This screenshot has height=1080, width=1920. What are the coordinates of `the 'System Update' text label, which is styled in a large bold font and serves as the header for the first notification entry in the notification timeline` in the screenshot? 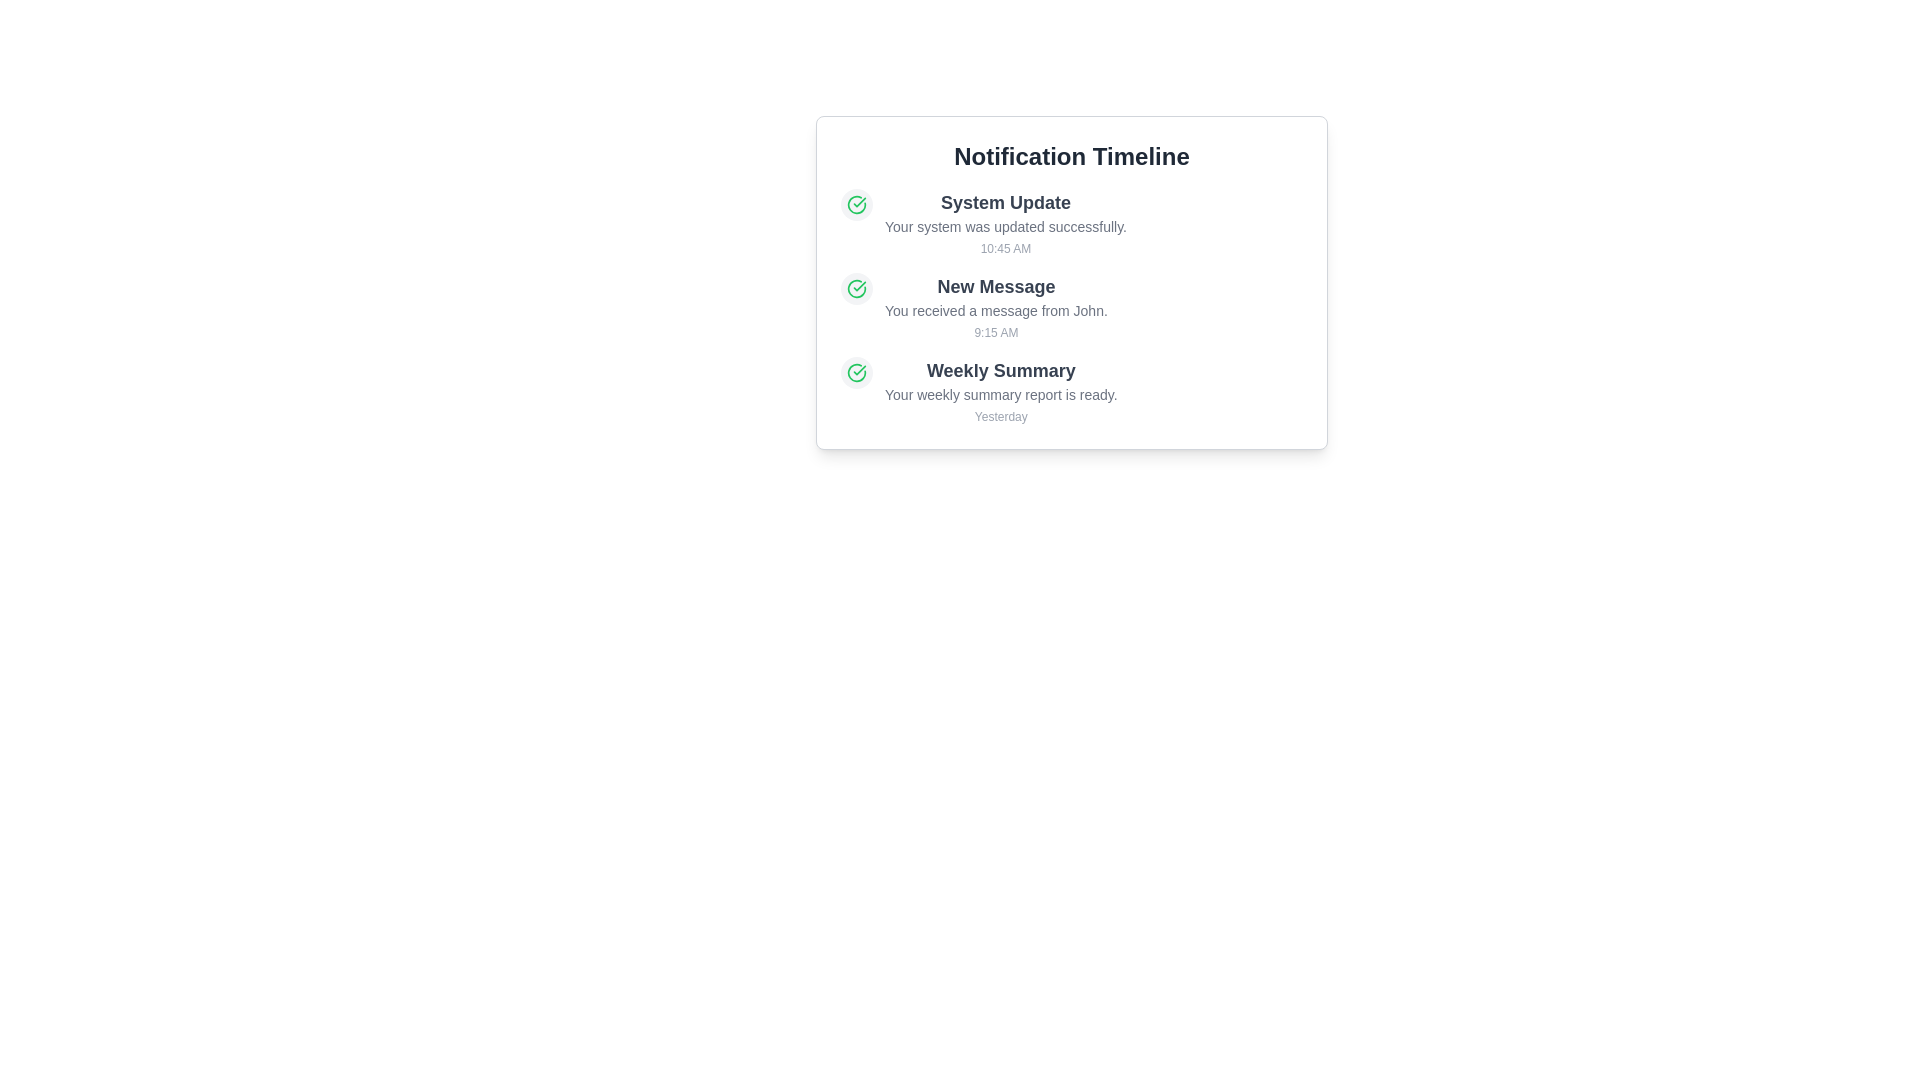 It's located at (1006, 203).